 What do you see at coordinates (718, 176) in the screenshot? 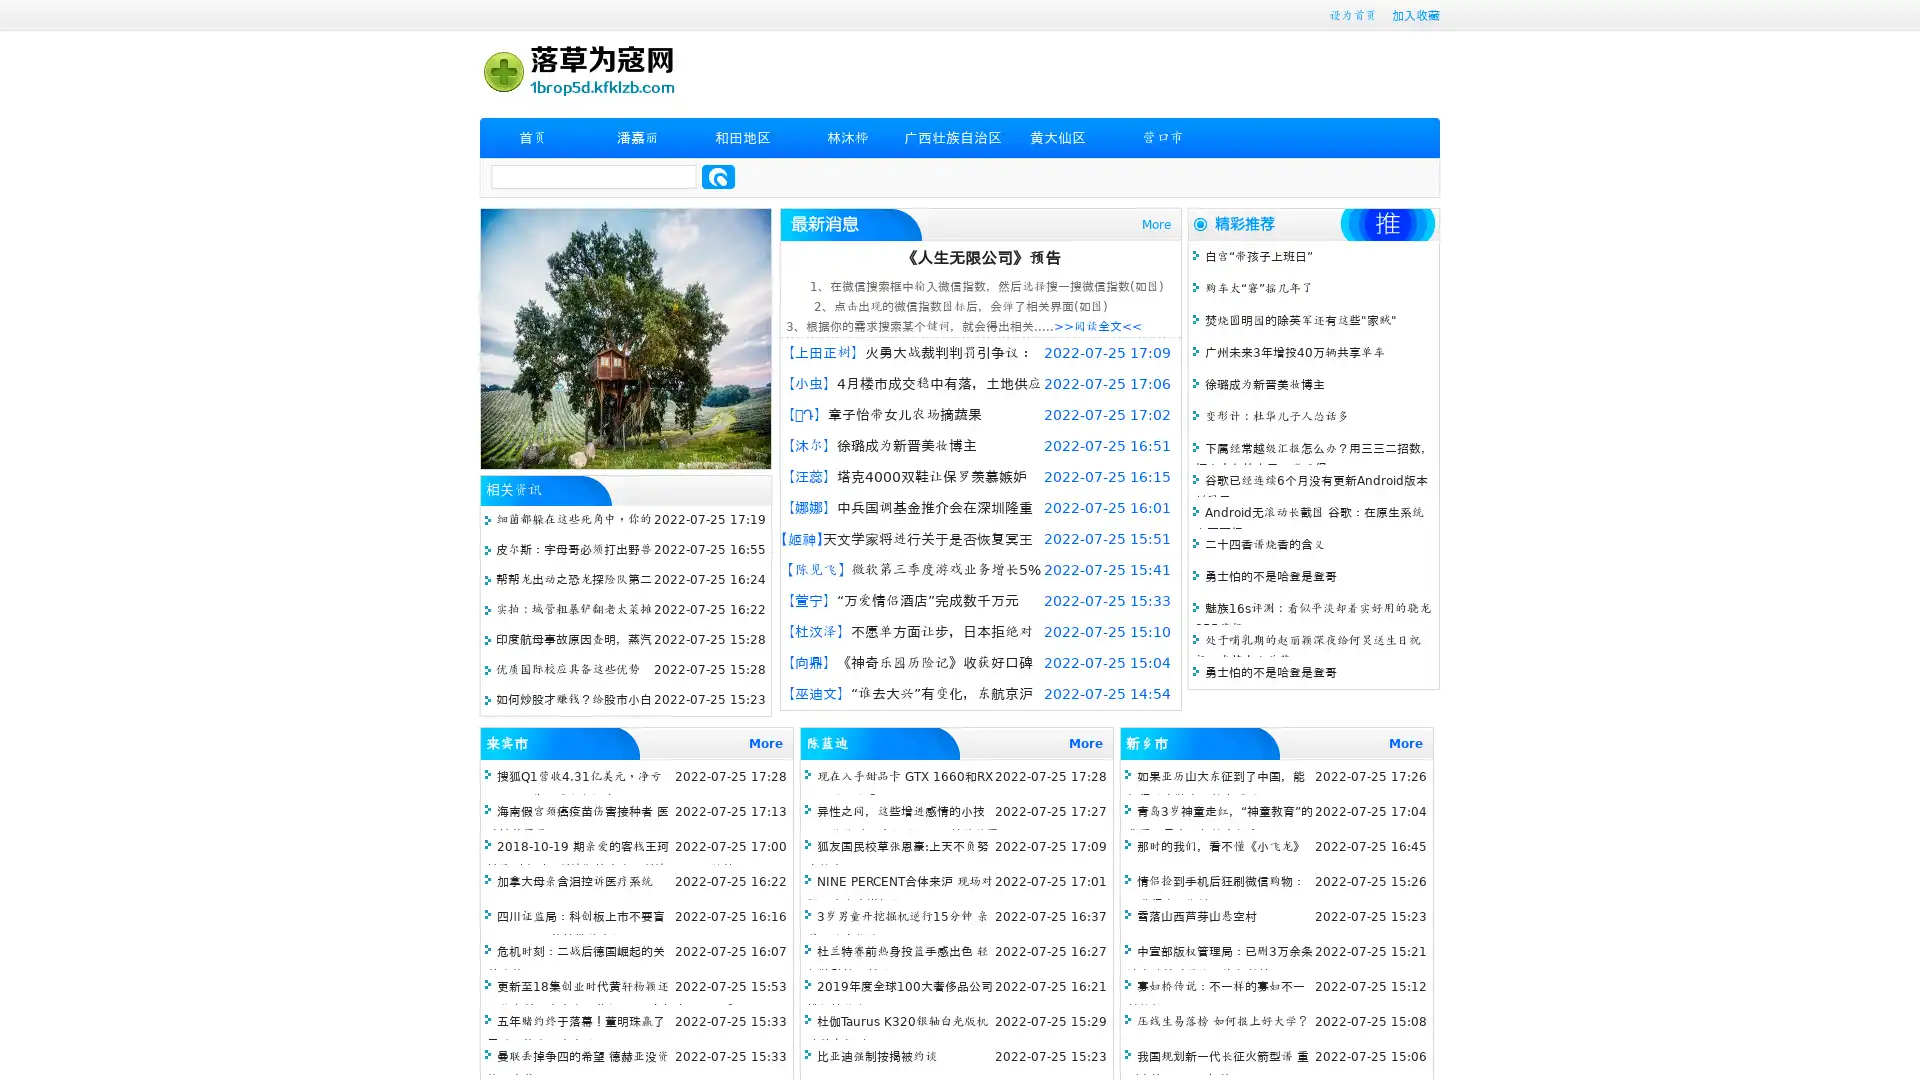
I see `Search` at bounding box center [718, 176].